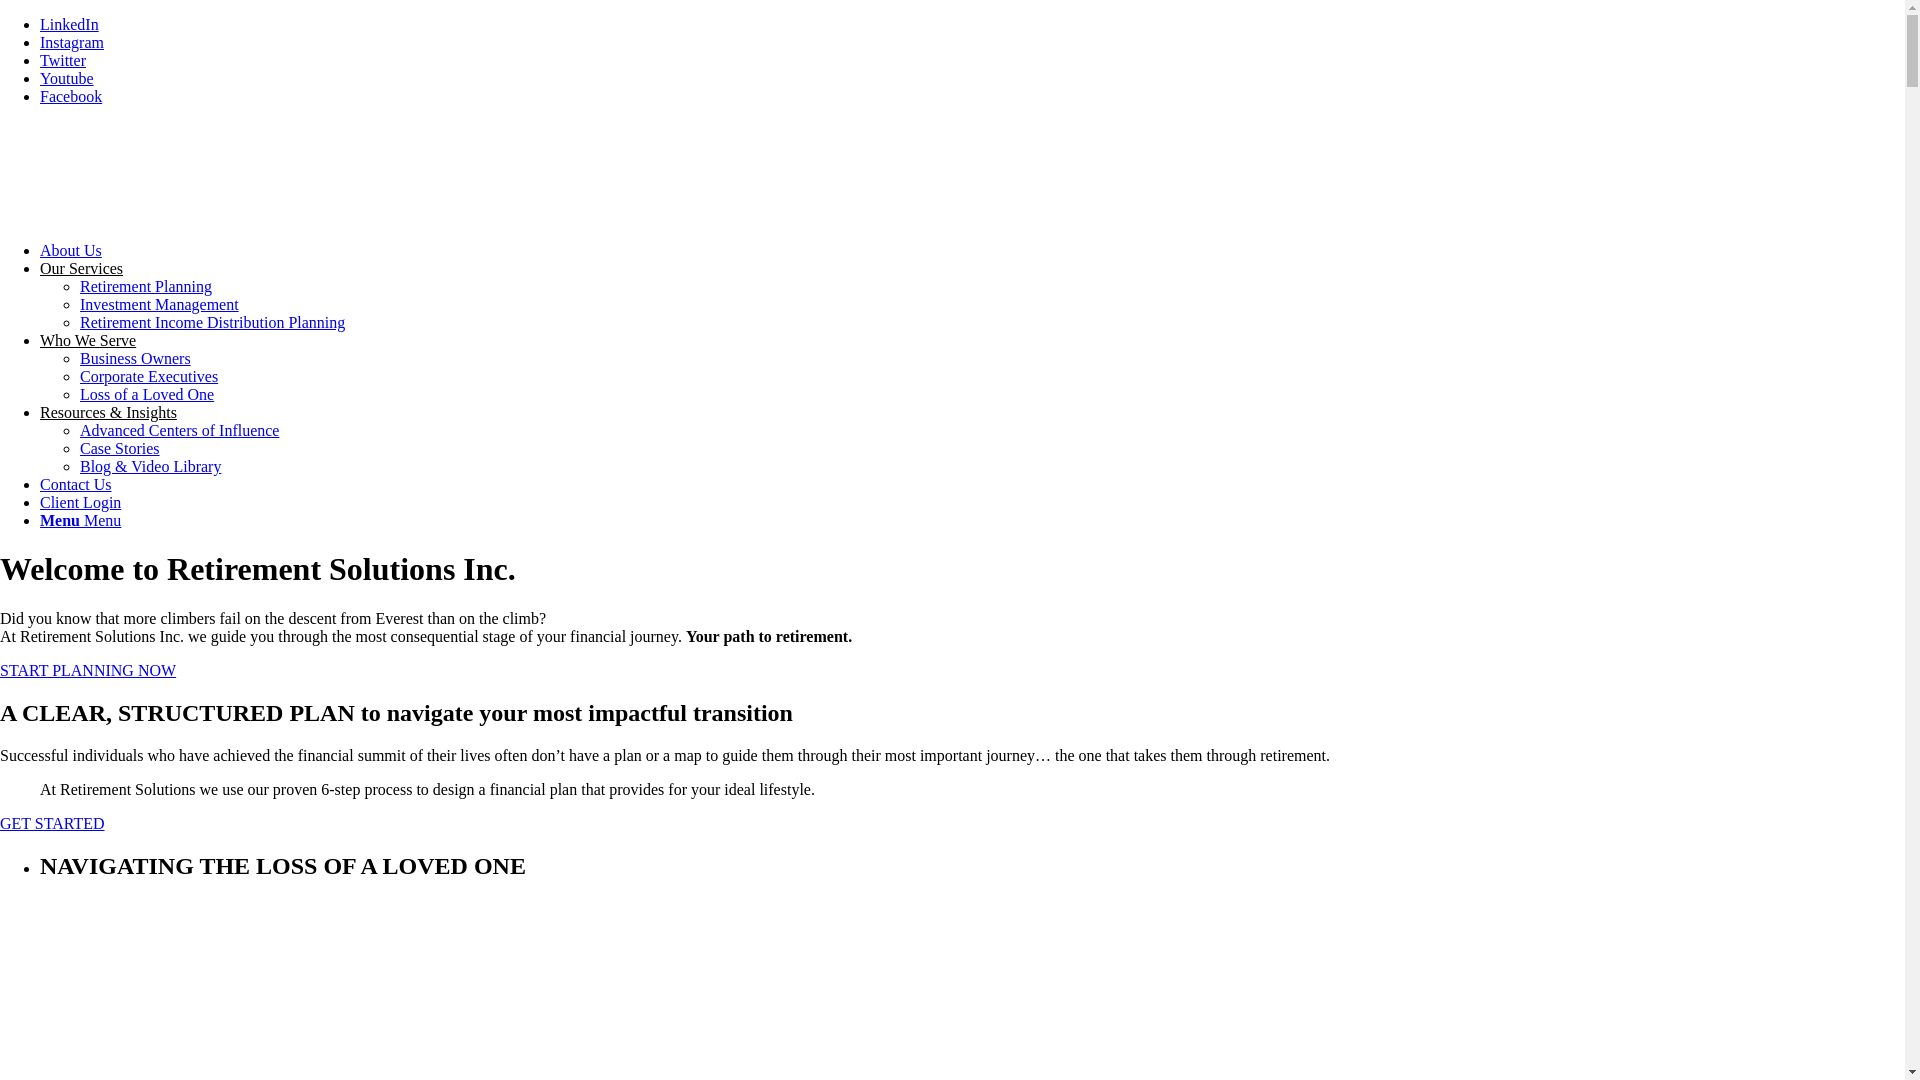 This screenshot has height=1080, width=1920. I want to click on 'Twitter', so click(62, 59).